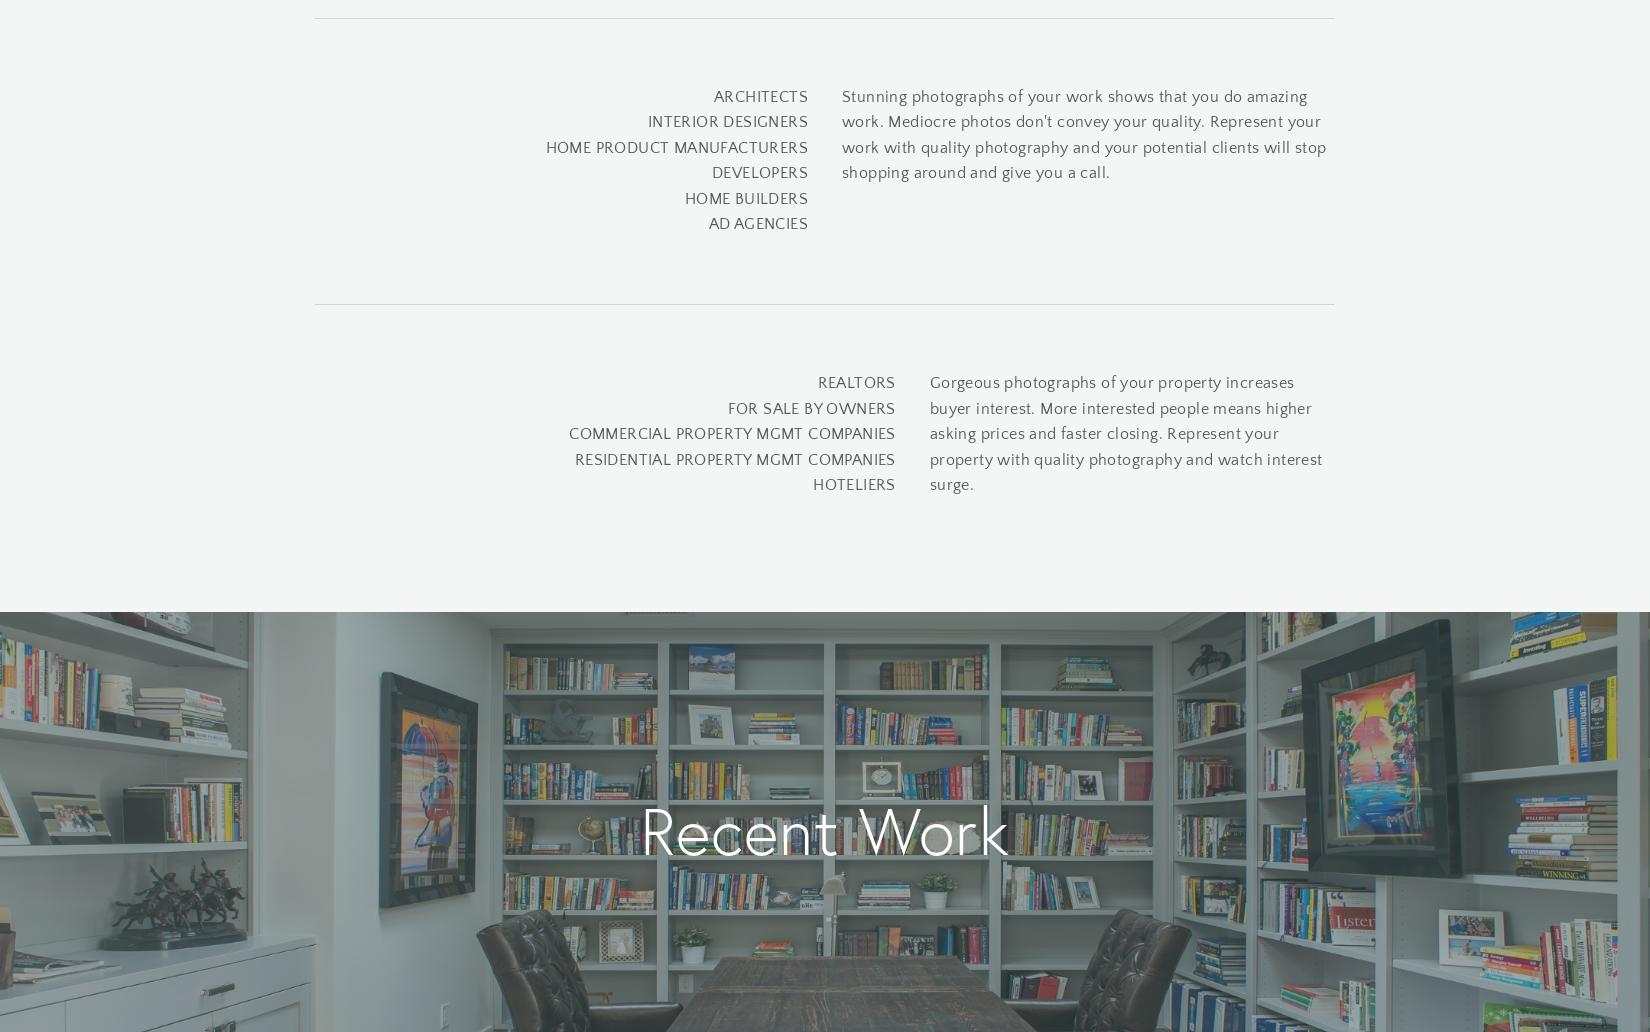  I want to click on 'DEVELOPERS', so click(758, 171).